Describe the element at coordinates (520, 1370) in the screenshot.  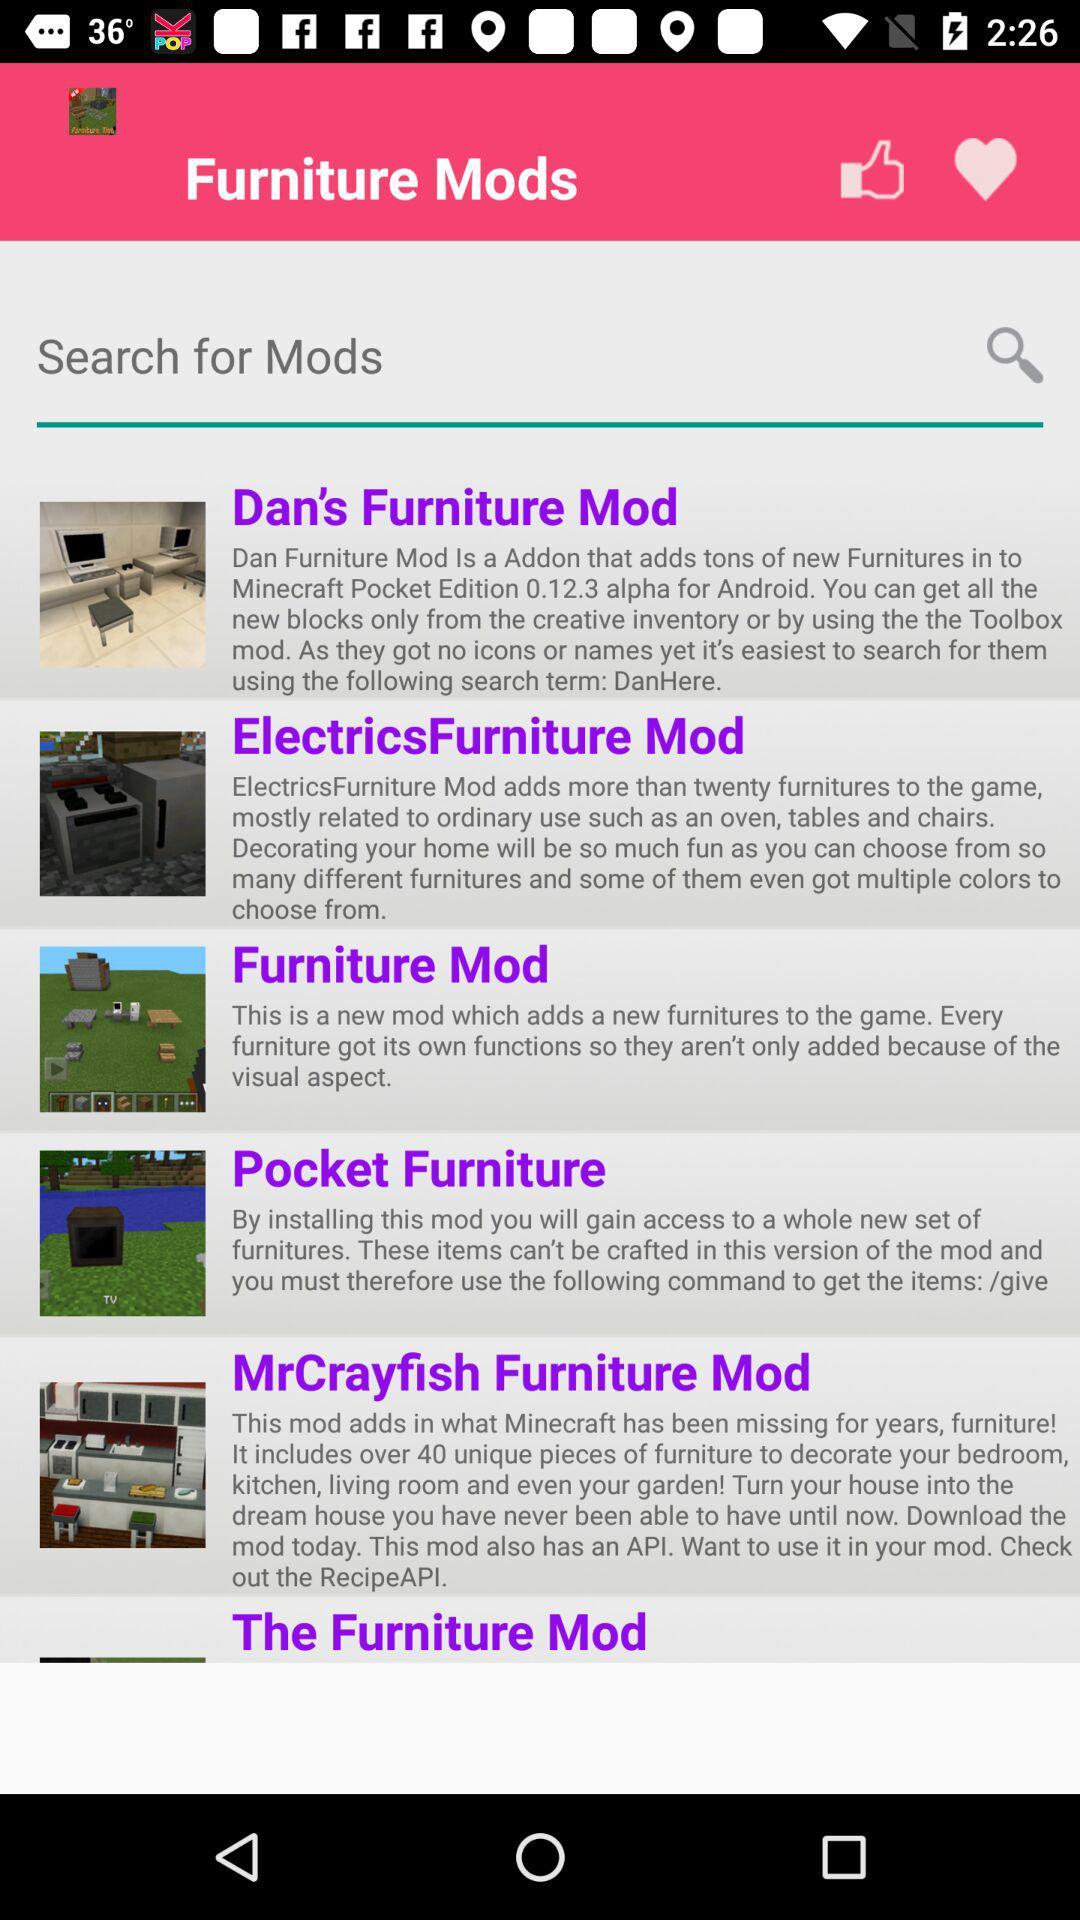
I see `mrcrayfish furniture mod app` at that location.